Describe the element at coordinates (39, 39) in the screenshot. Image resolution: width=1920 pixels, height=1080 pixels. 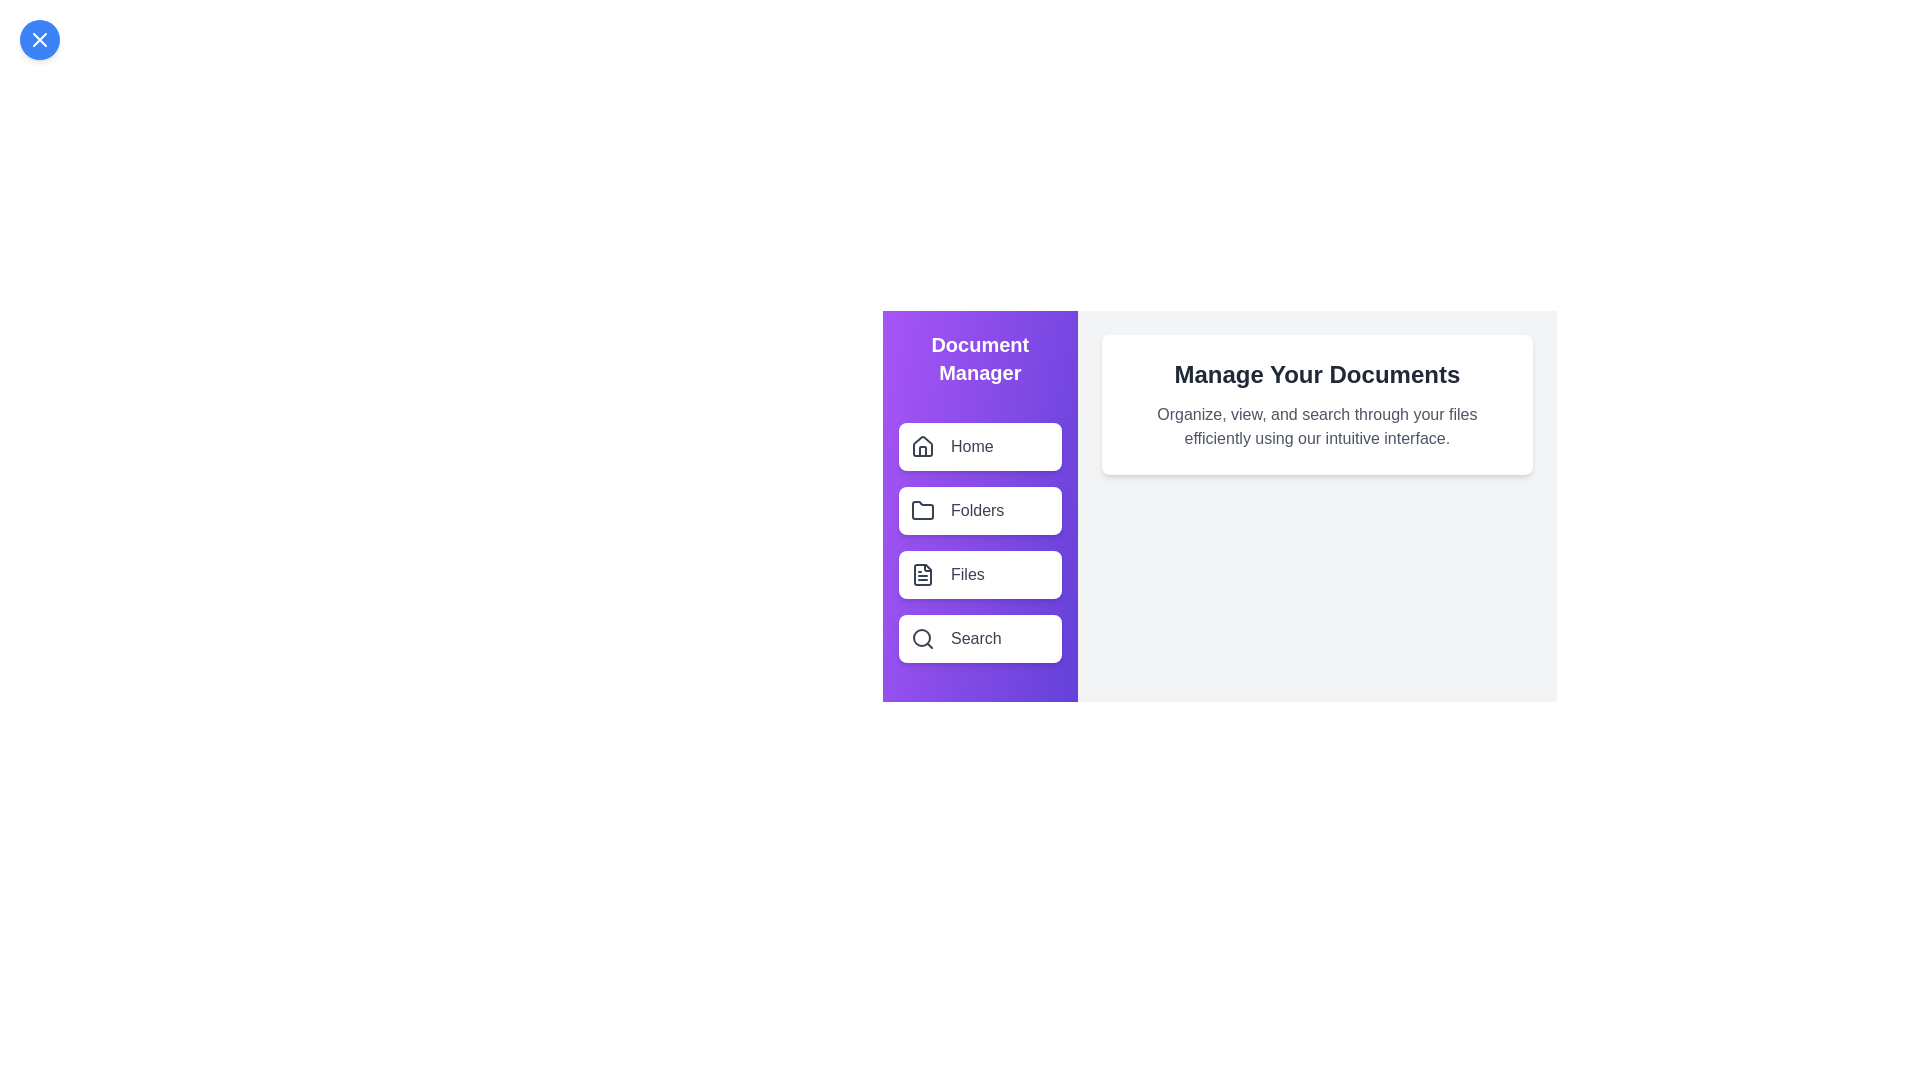
I see `the button with the X icon to toggle the side drawer` at that location.